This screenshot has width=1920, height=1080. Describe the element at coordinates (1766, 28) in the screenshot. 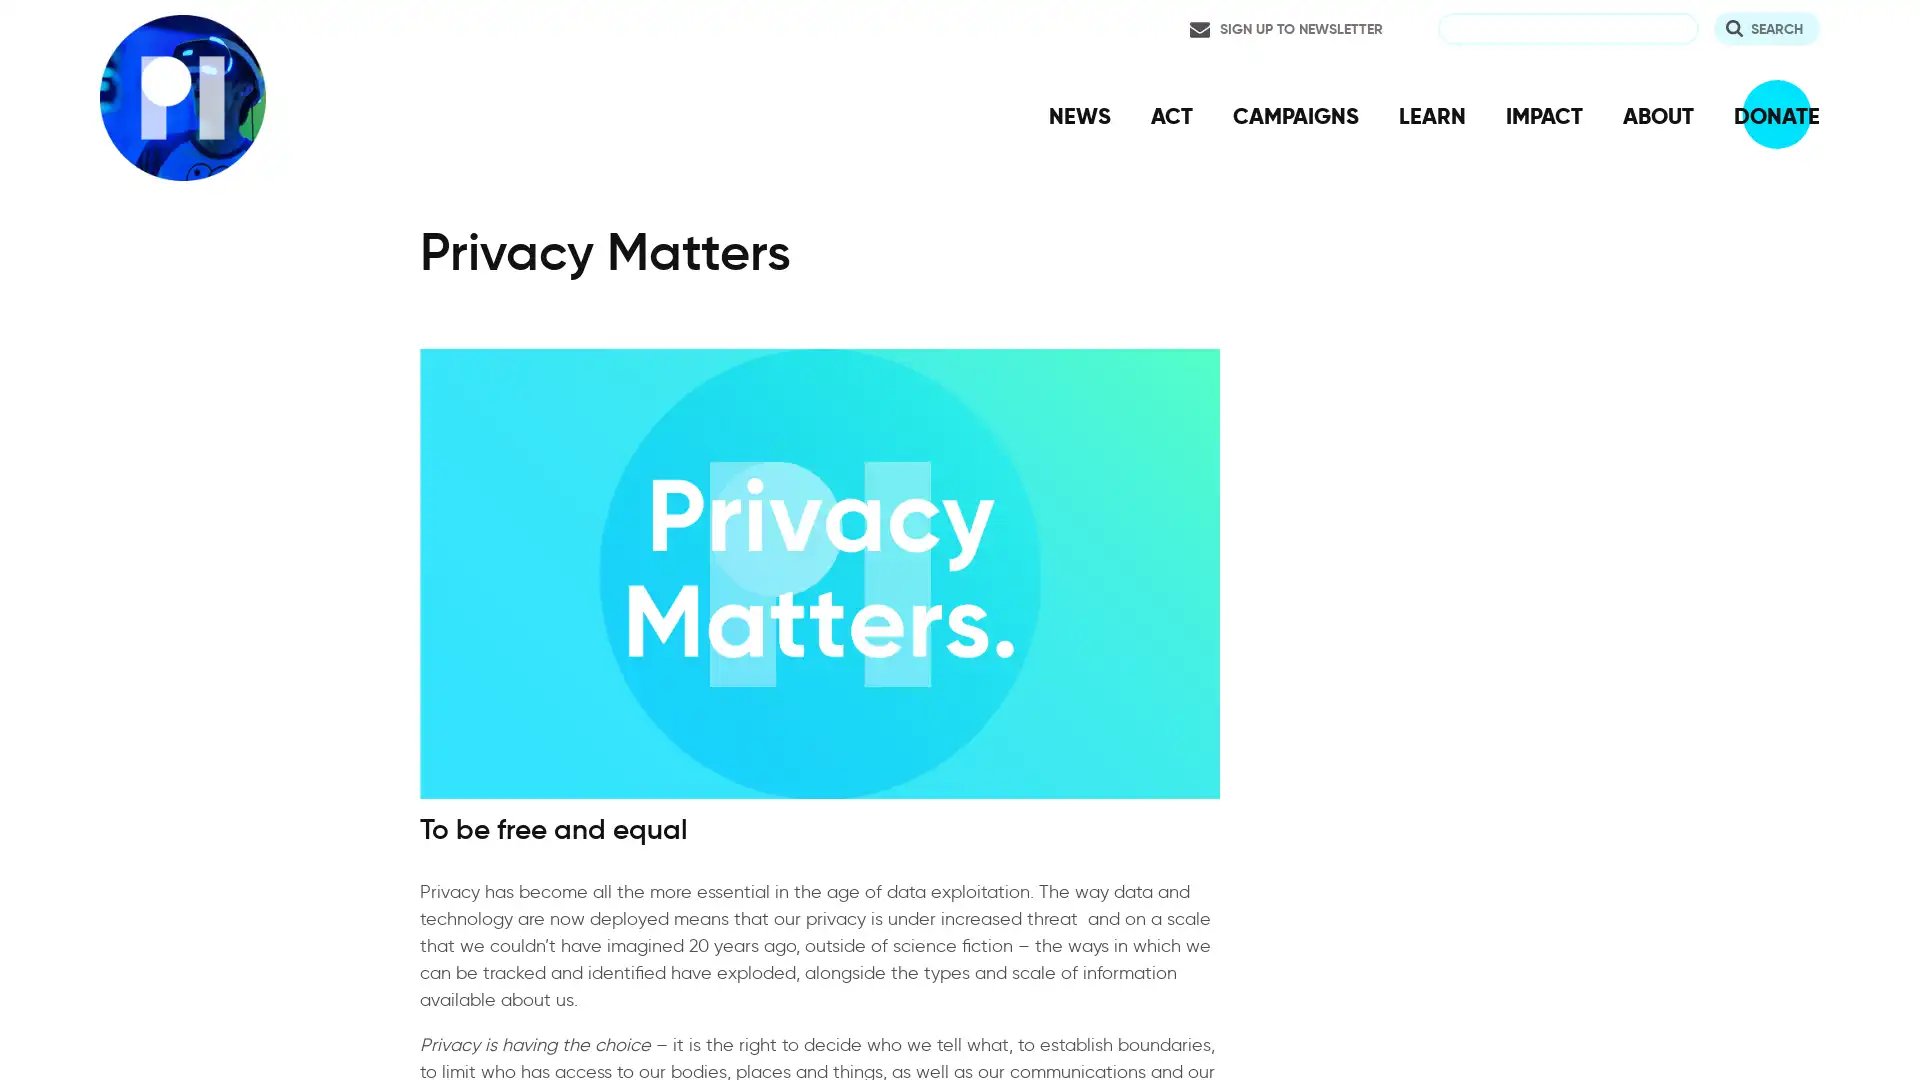

I see `Search` at that location.